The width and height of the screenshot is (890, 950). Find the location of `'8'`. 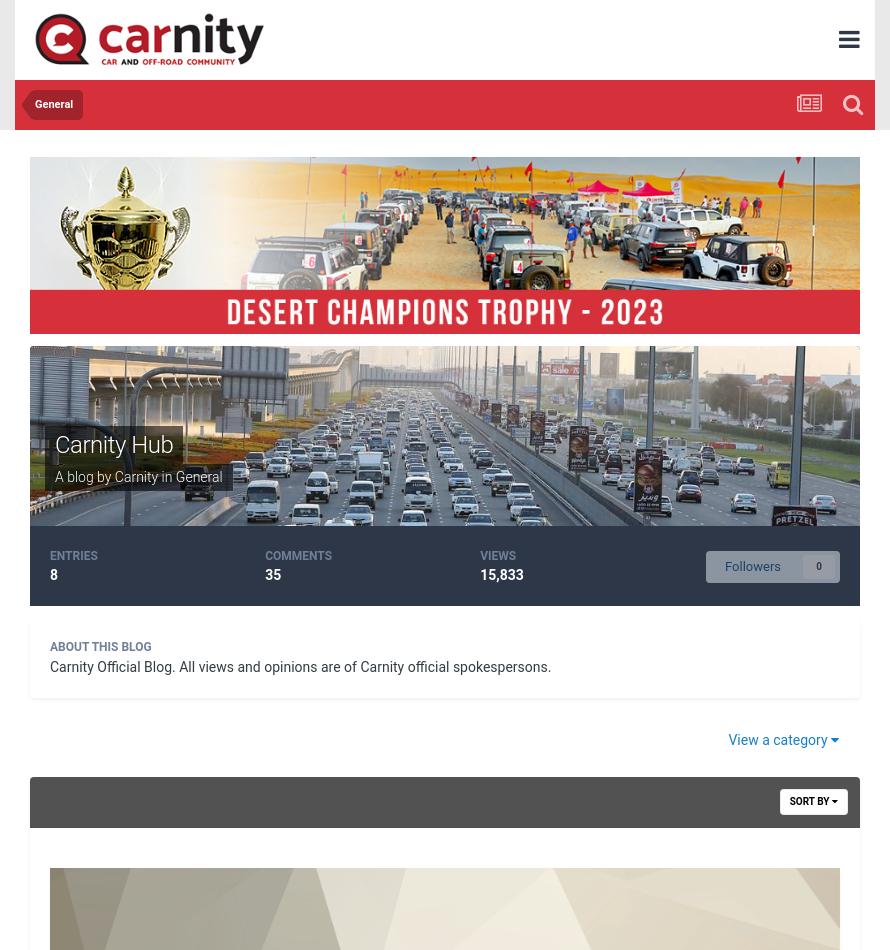

'8' is located at coordinates (54, 575).